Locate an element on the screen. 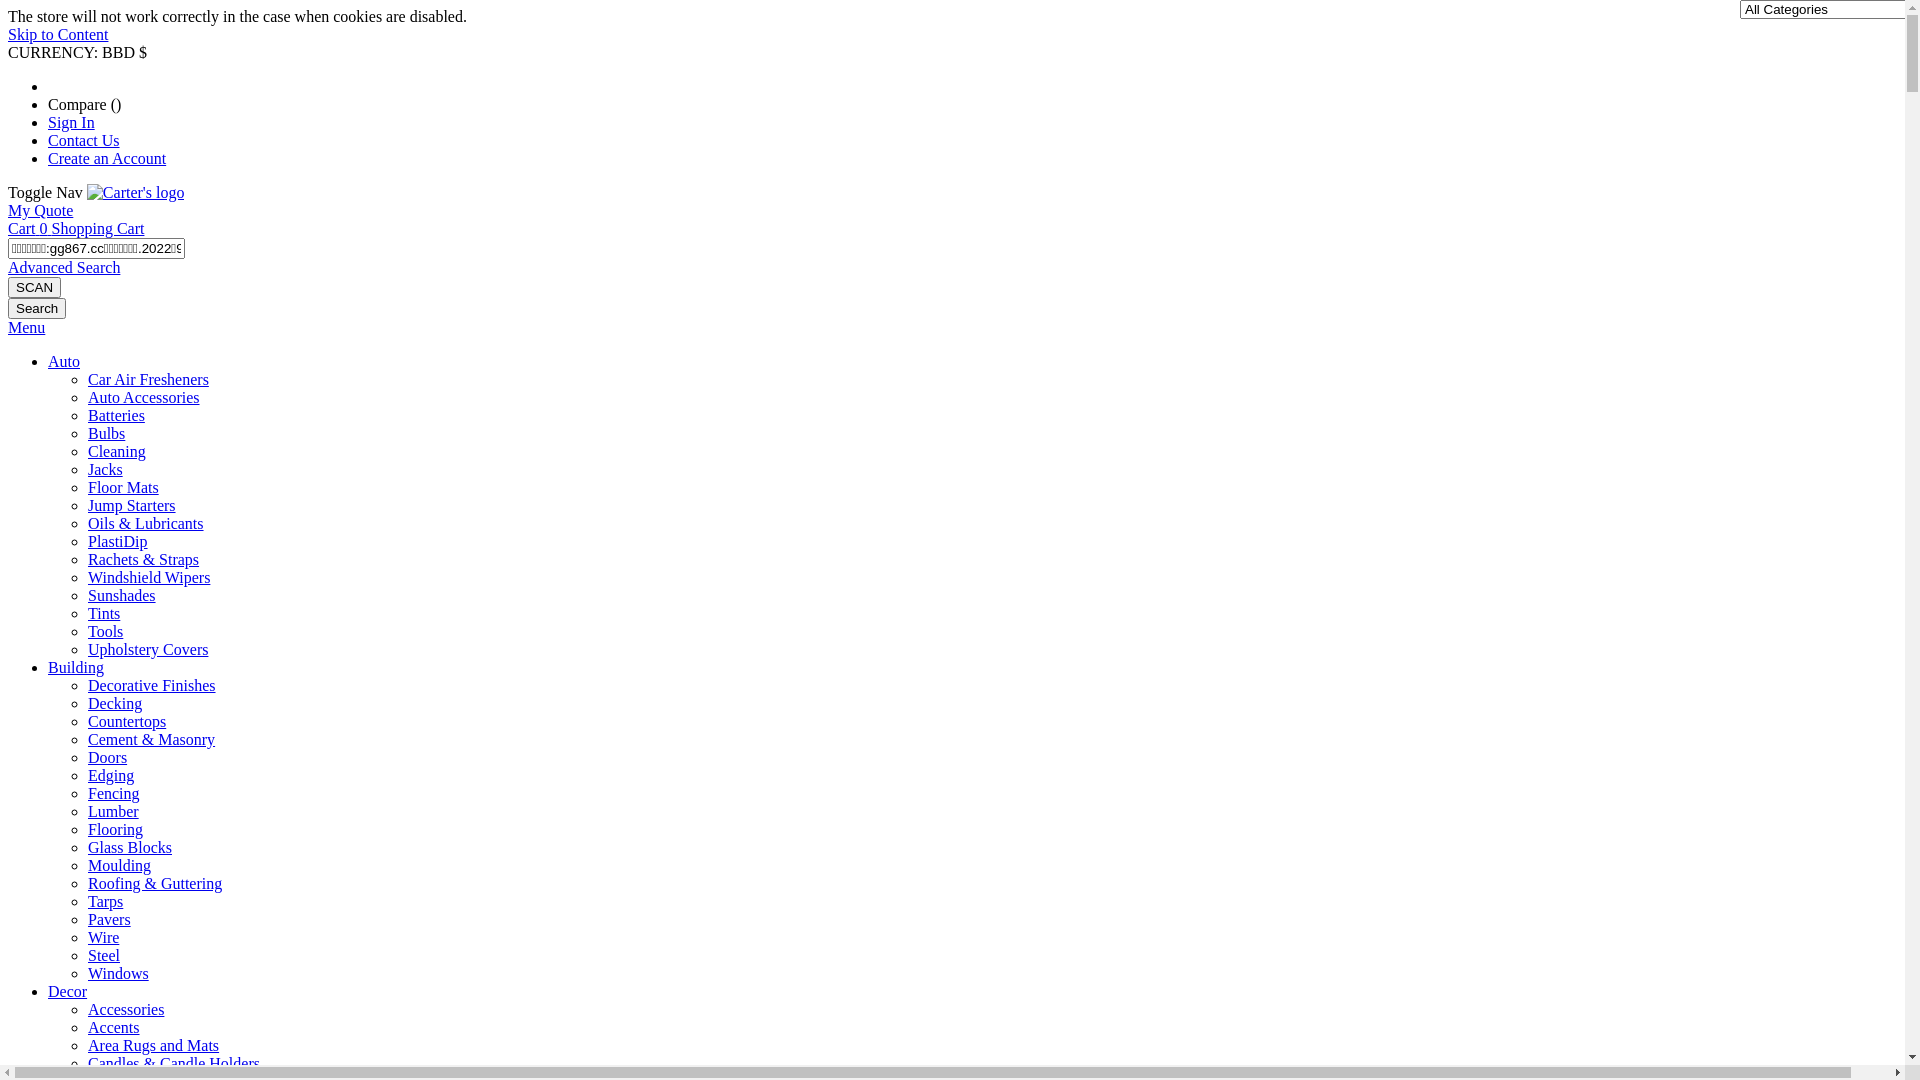 The height and width of the screenshot is (1080, 1920). 'Building' is located at coordinates (76, 667).